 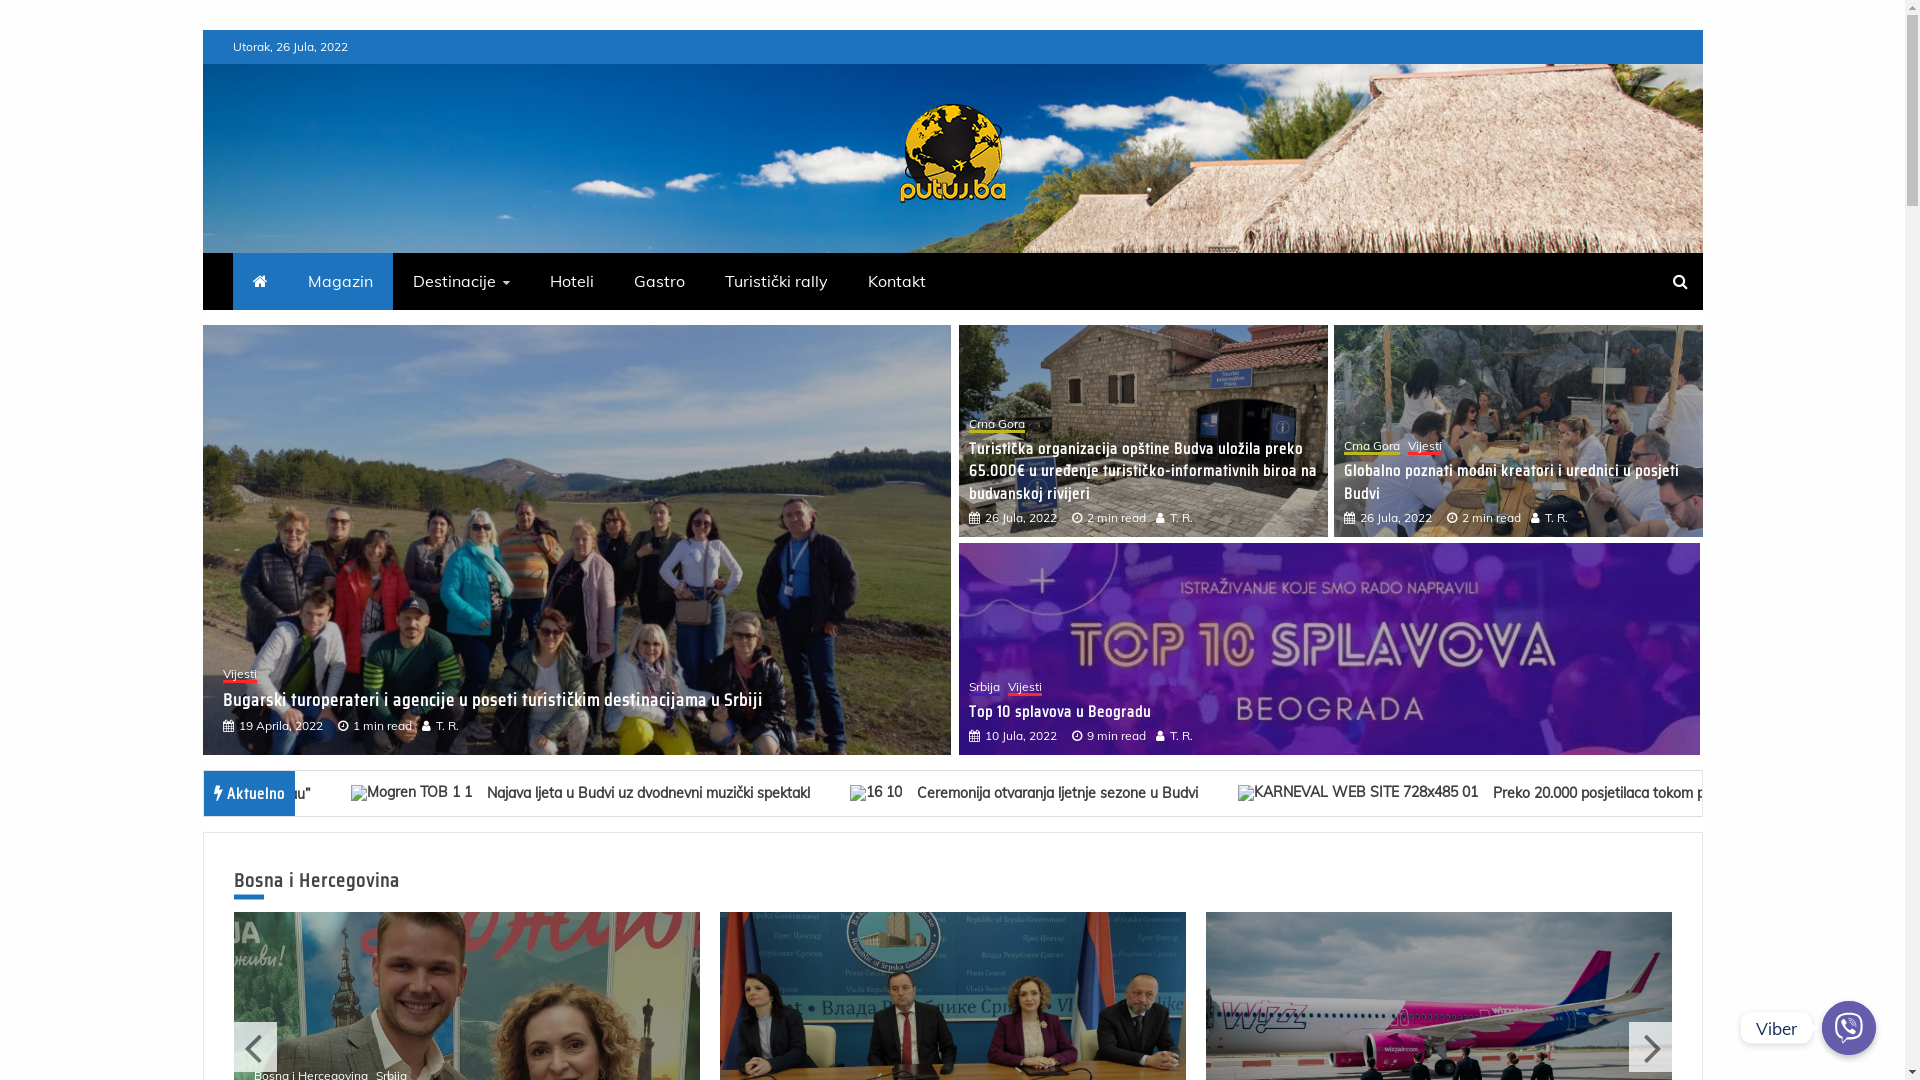 What do you see at coordinates (201, 29) in the screenshot?
I see `'Skip to content'` at bounding box center [201, 29].